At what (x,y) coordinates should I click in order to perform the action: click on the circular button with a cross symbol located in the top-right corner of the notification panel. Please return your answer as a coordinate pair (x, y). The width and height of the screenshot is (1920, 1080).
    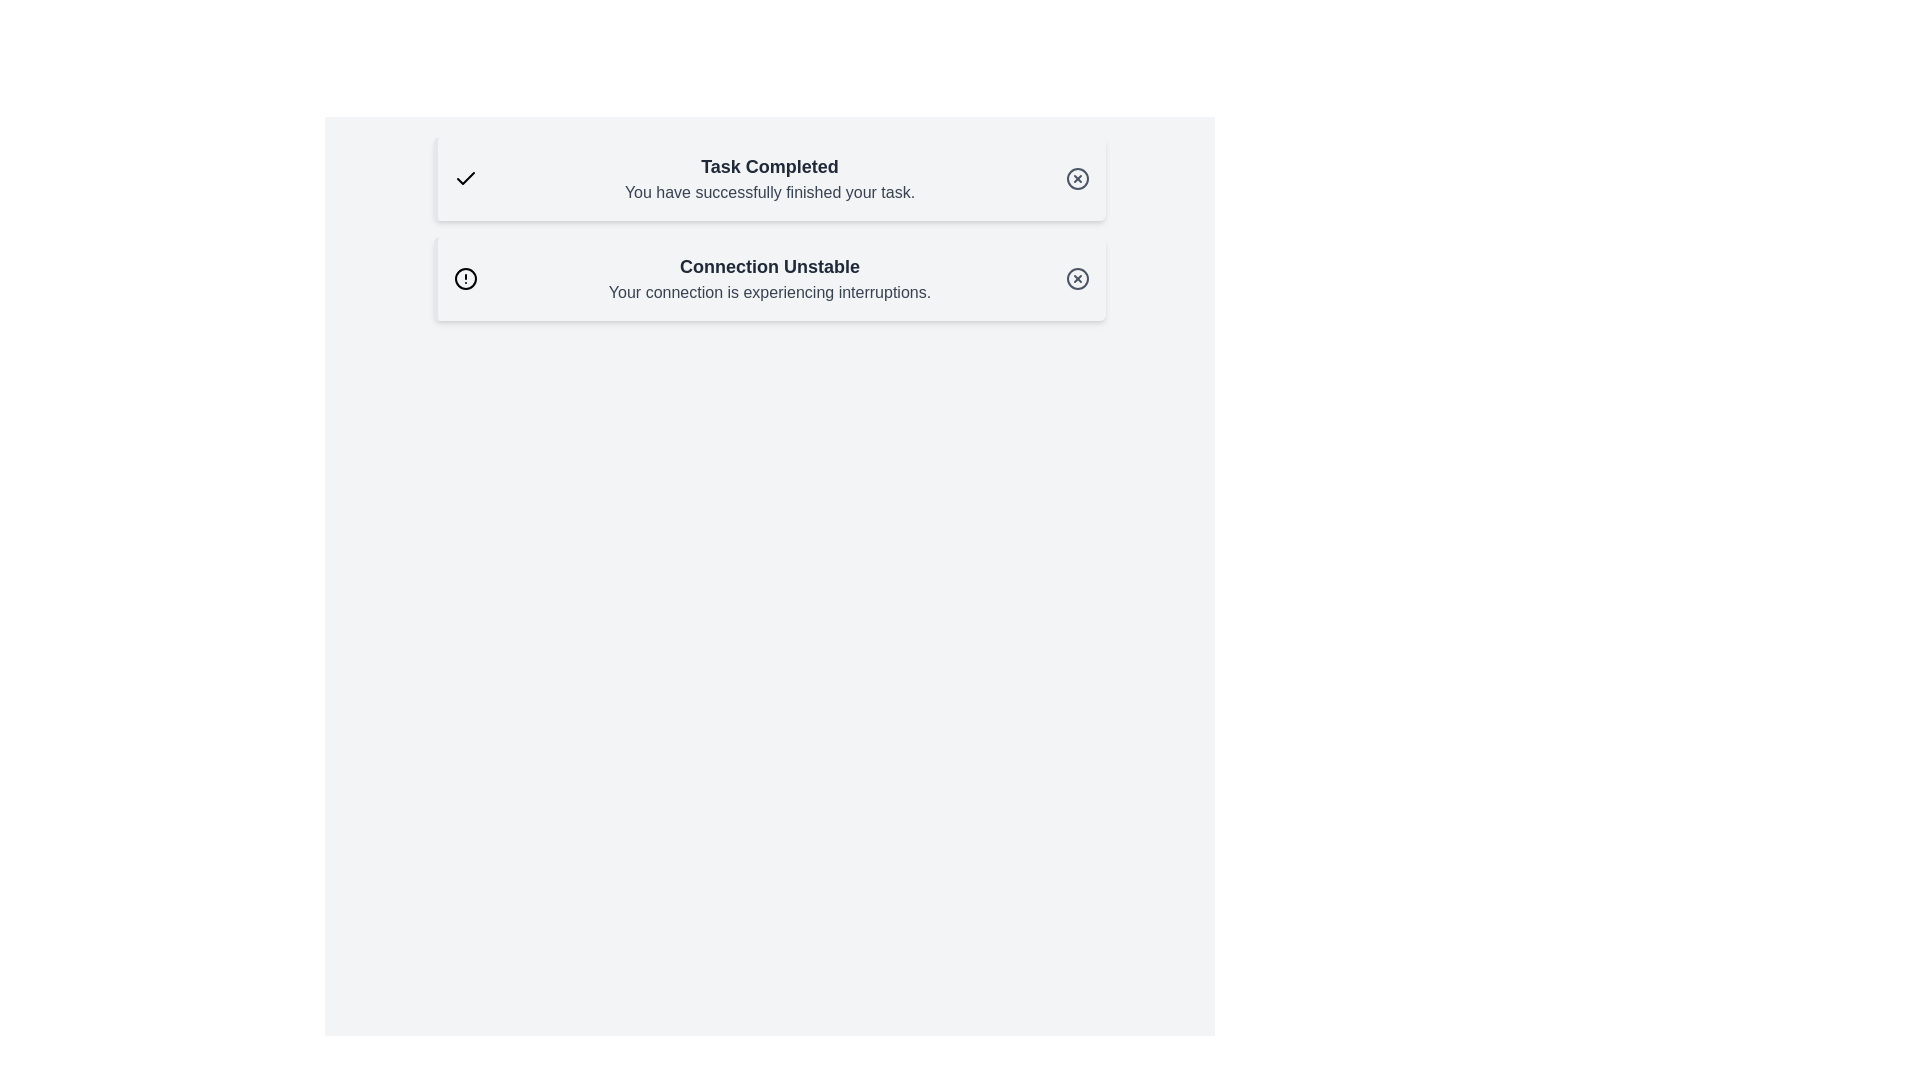
    Looking at the image, I should click on (1077, 177).